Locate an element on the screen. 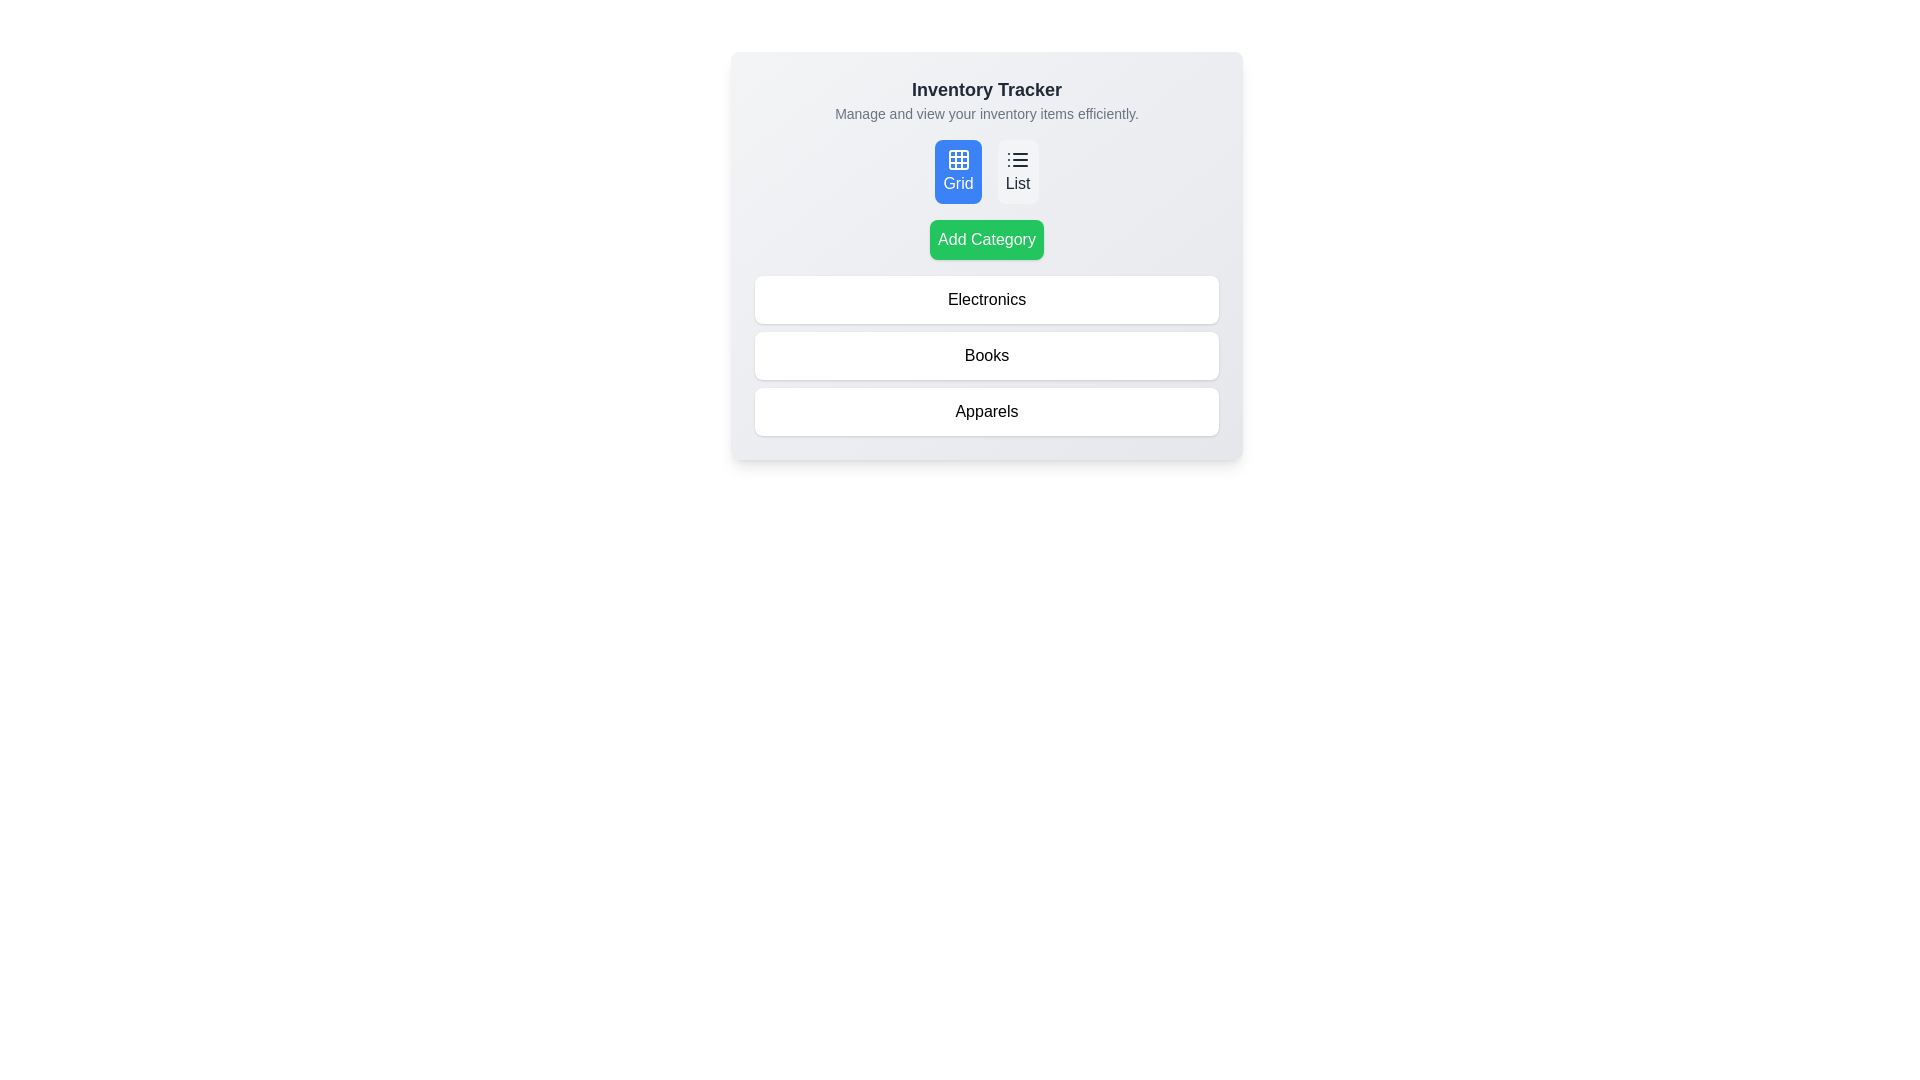  the 'Books' category label button, which is the second button in a vertical stack of three buttons, located beneath the 'Electronics' button and above the 'Apparels' button is located at coordinates (987, 354).